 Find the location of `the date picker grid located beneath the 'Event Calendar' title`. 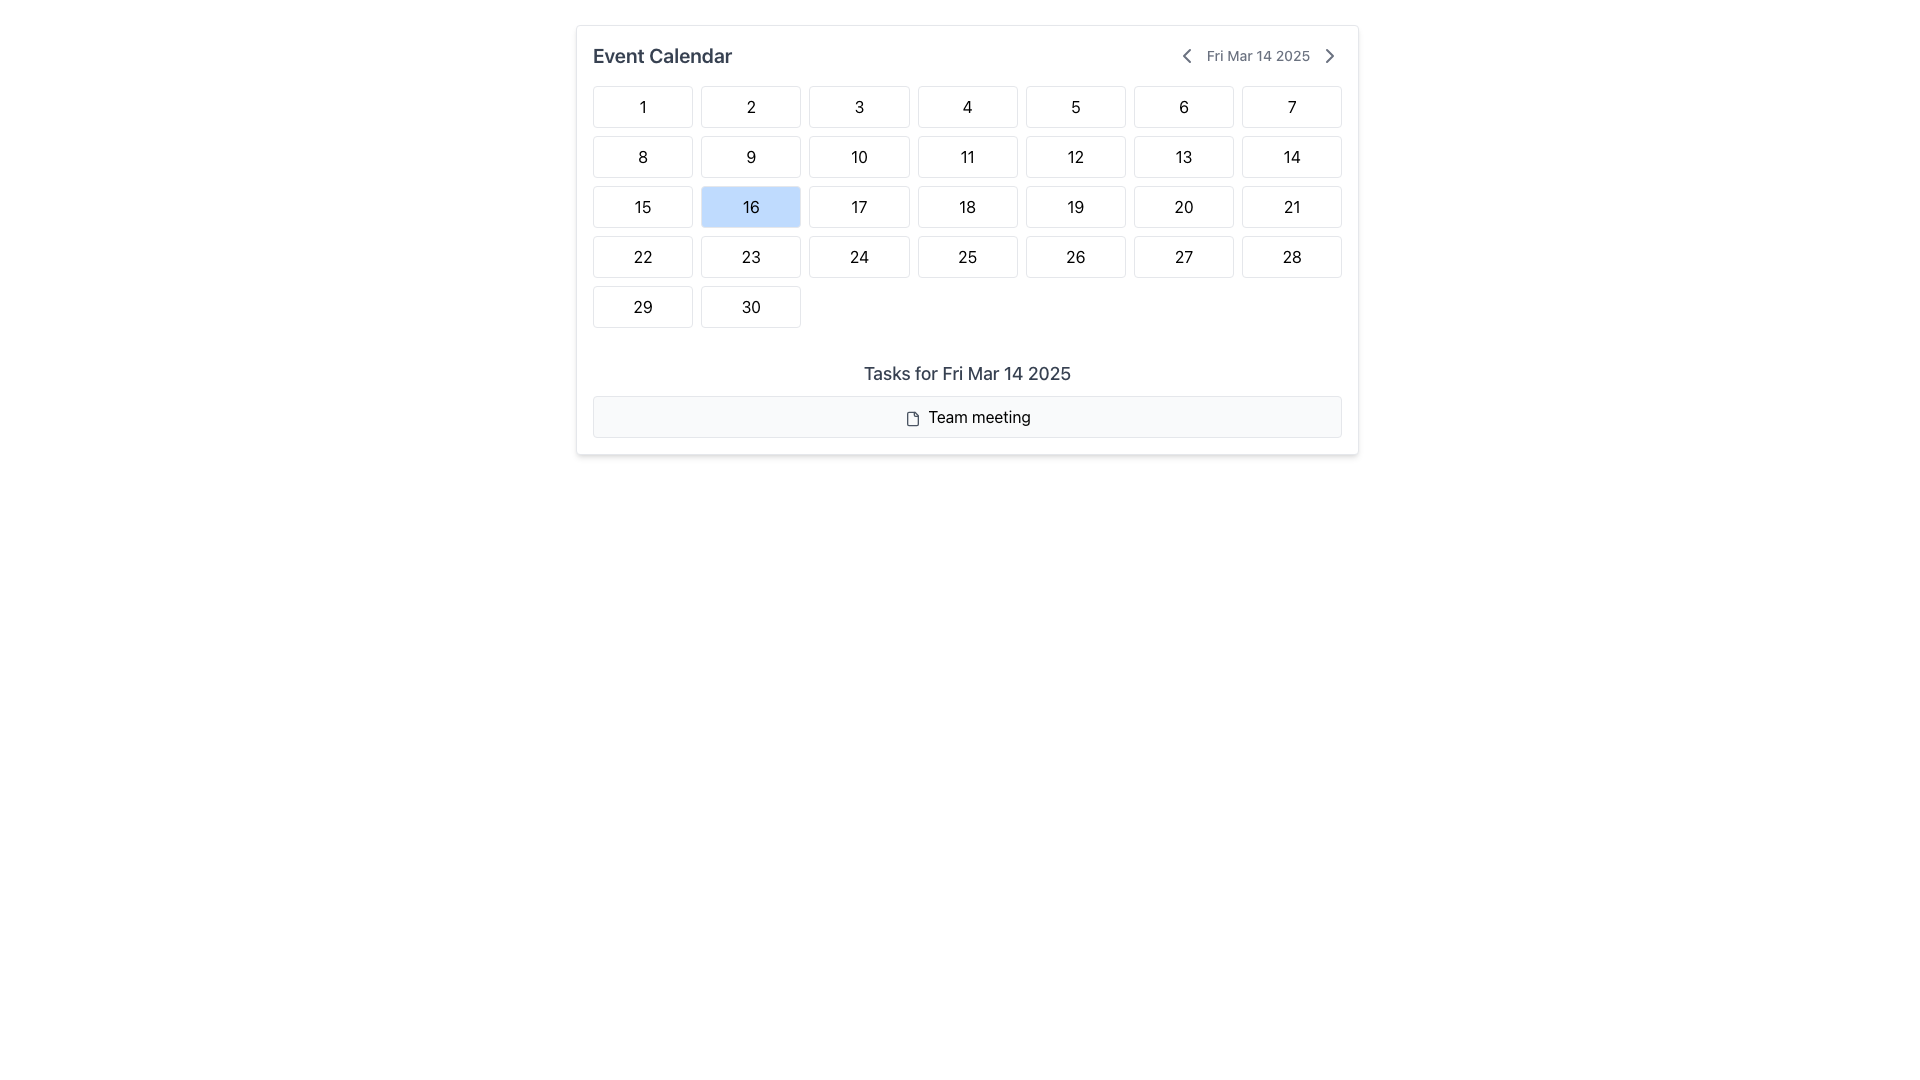

the date picker grid located beneath the 'Event Calendar' title is located at coordinates (967, 207).